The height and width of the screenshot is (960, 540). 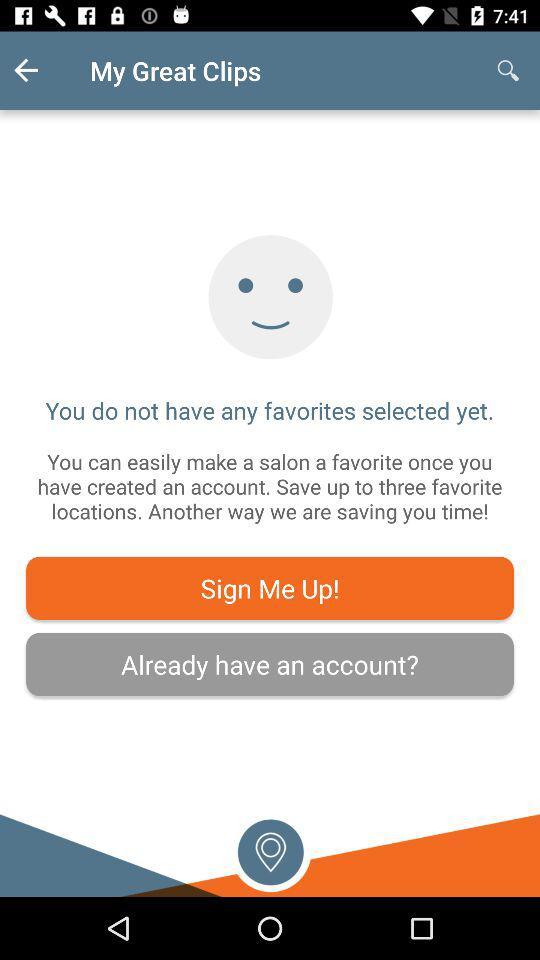 I want to click on sign me up! item, so click(x=270, y=588).